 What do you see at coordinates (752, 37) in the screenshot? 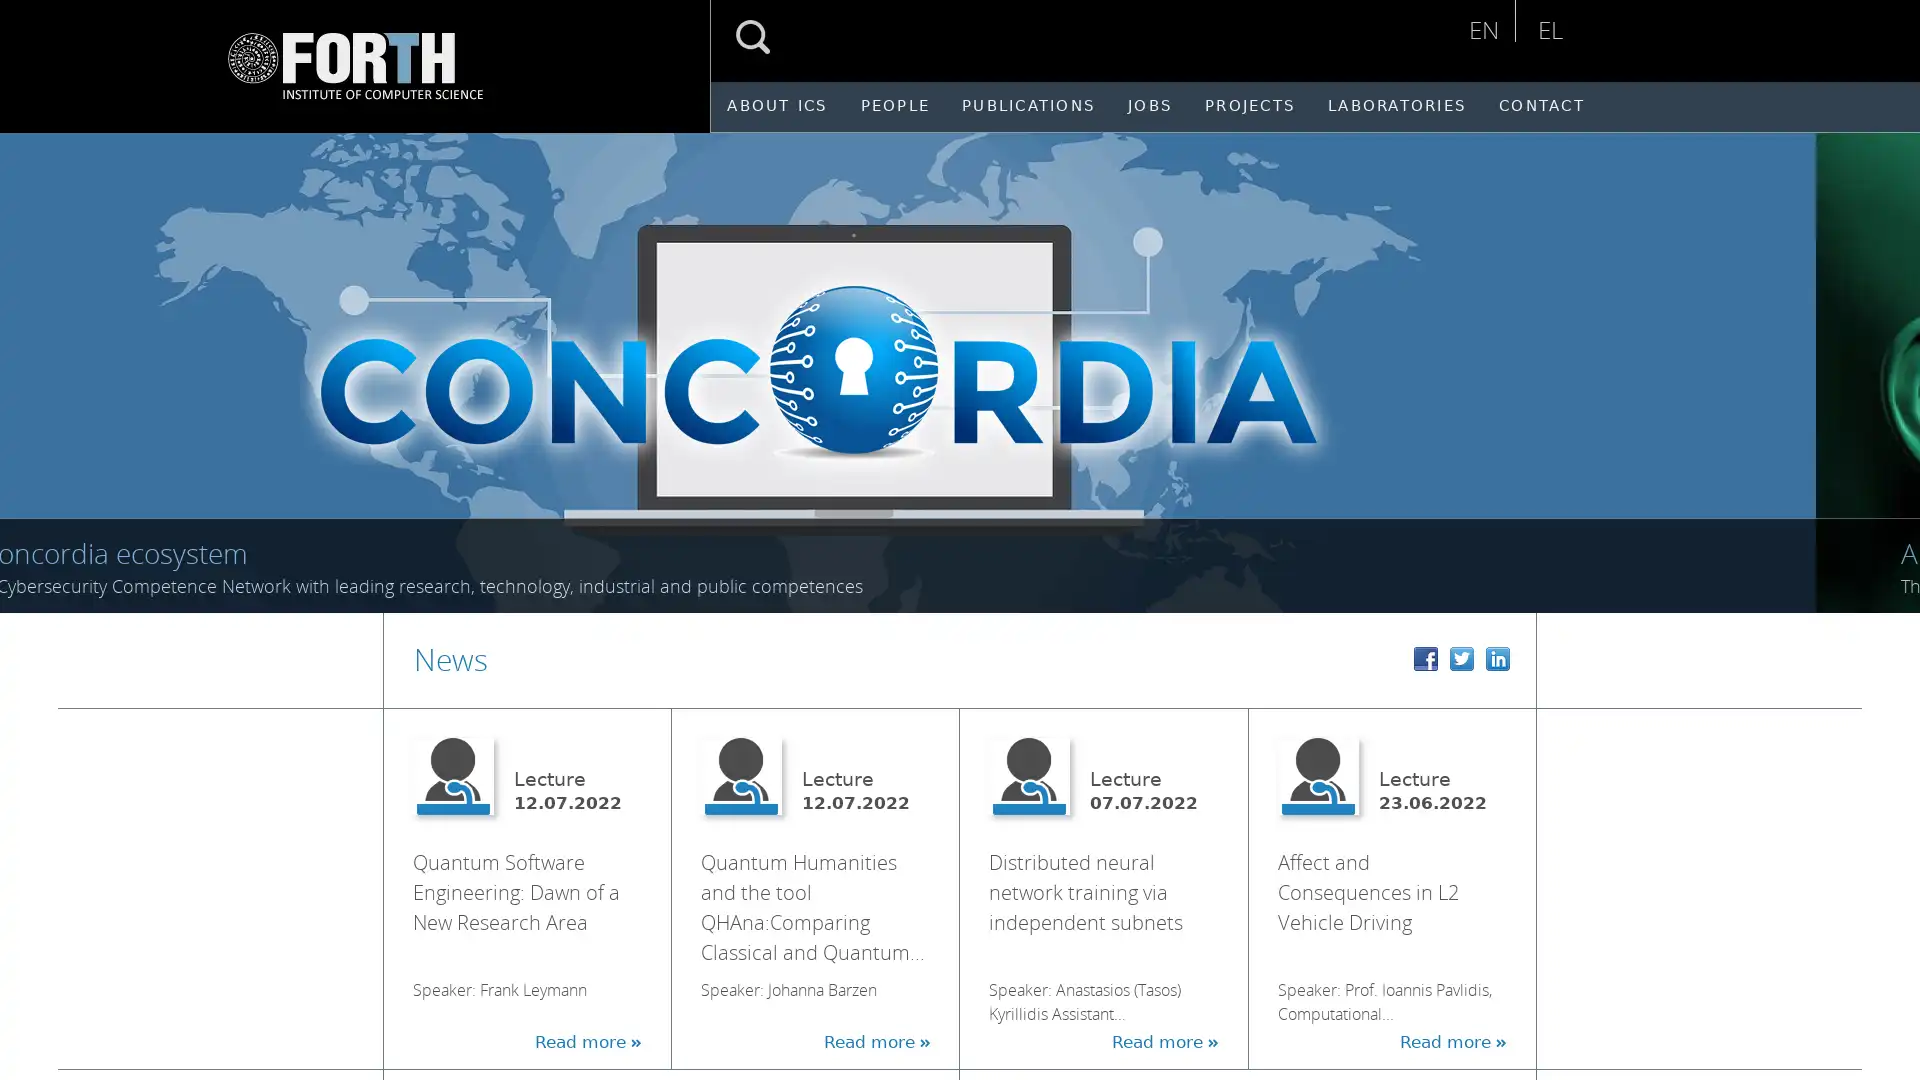
I see `Submit Search Button` at bounding box center [752, 37].